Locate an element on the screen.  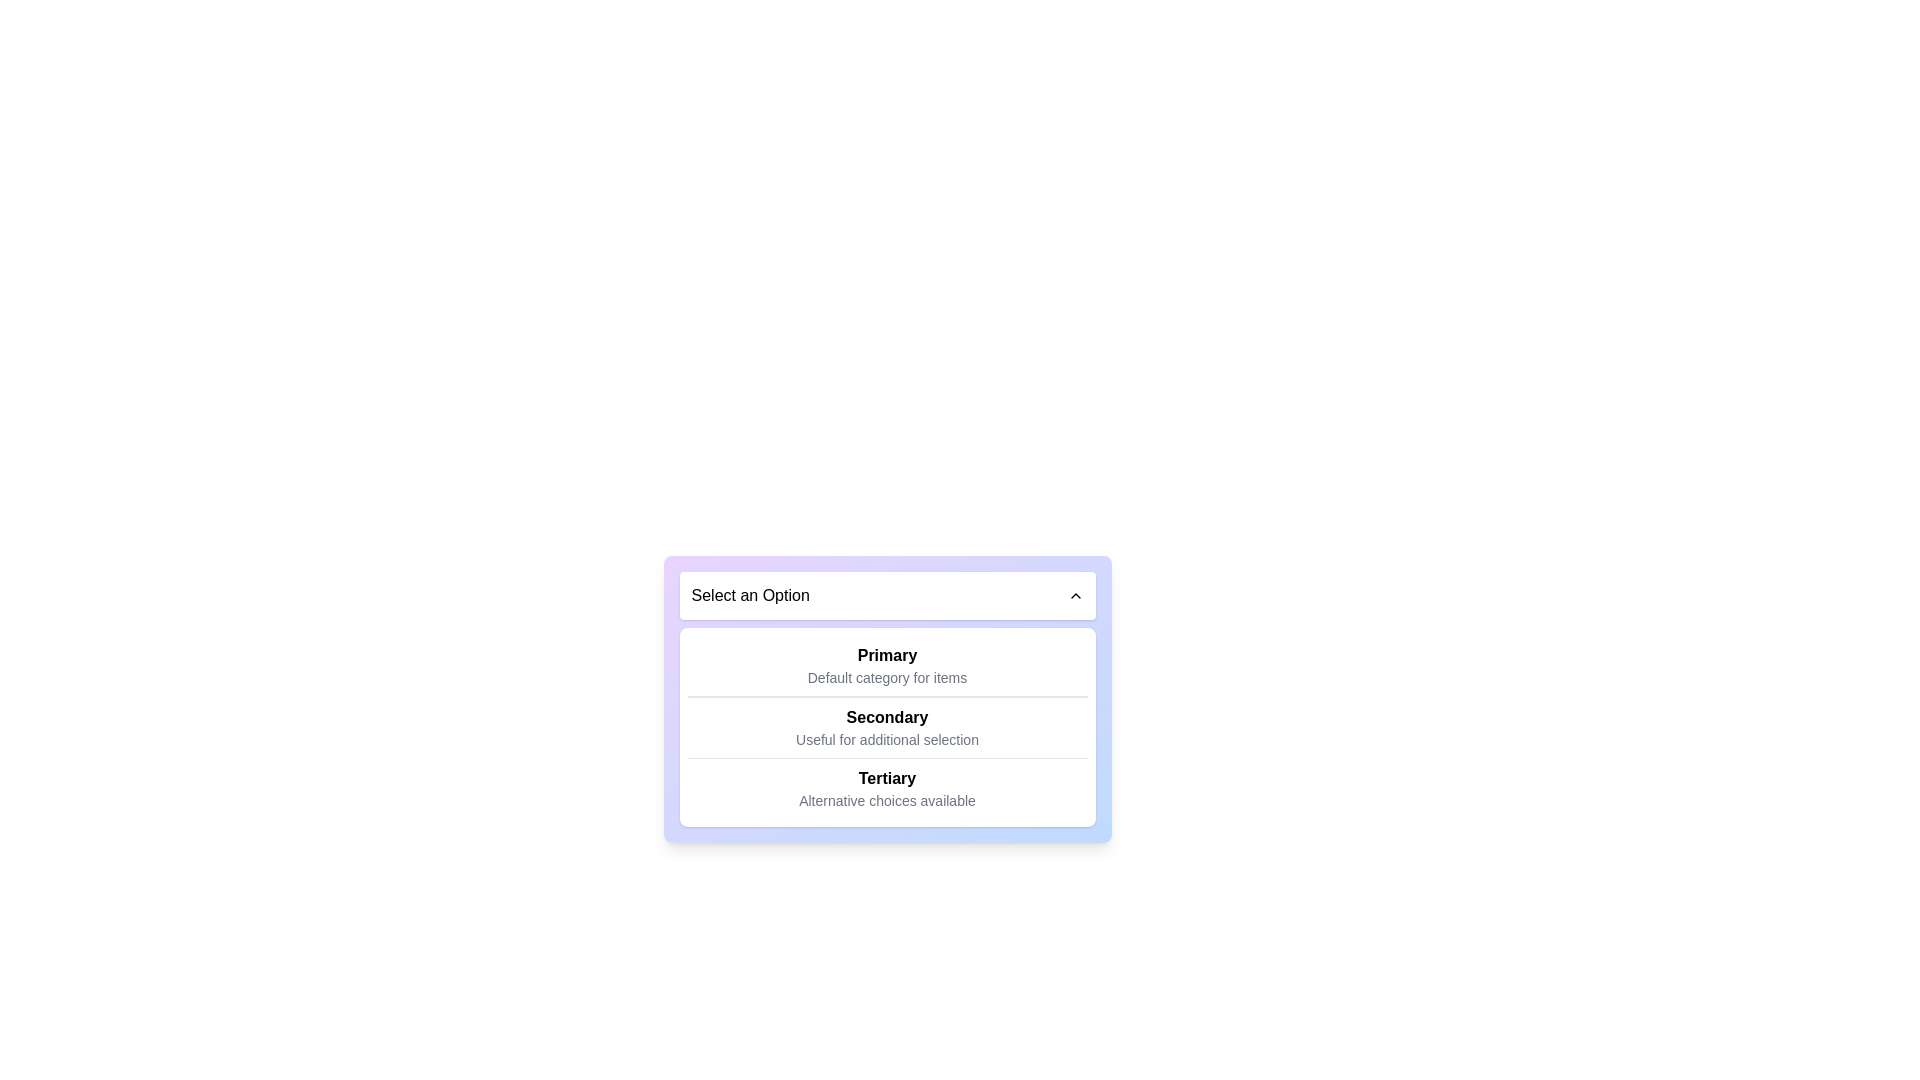
the Text label that provides additional descriptive information about the 'Secondary' option in the dropdown menu, located directly underneath the 'Secondary' label is located at coordinates (886, 740).